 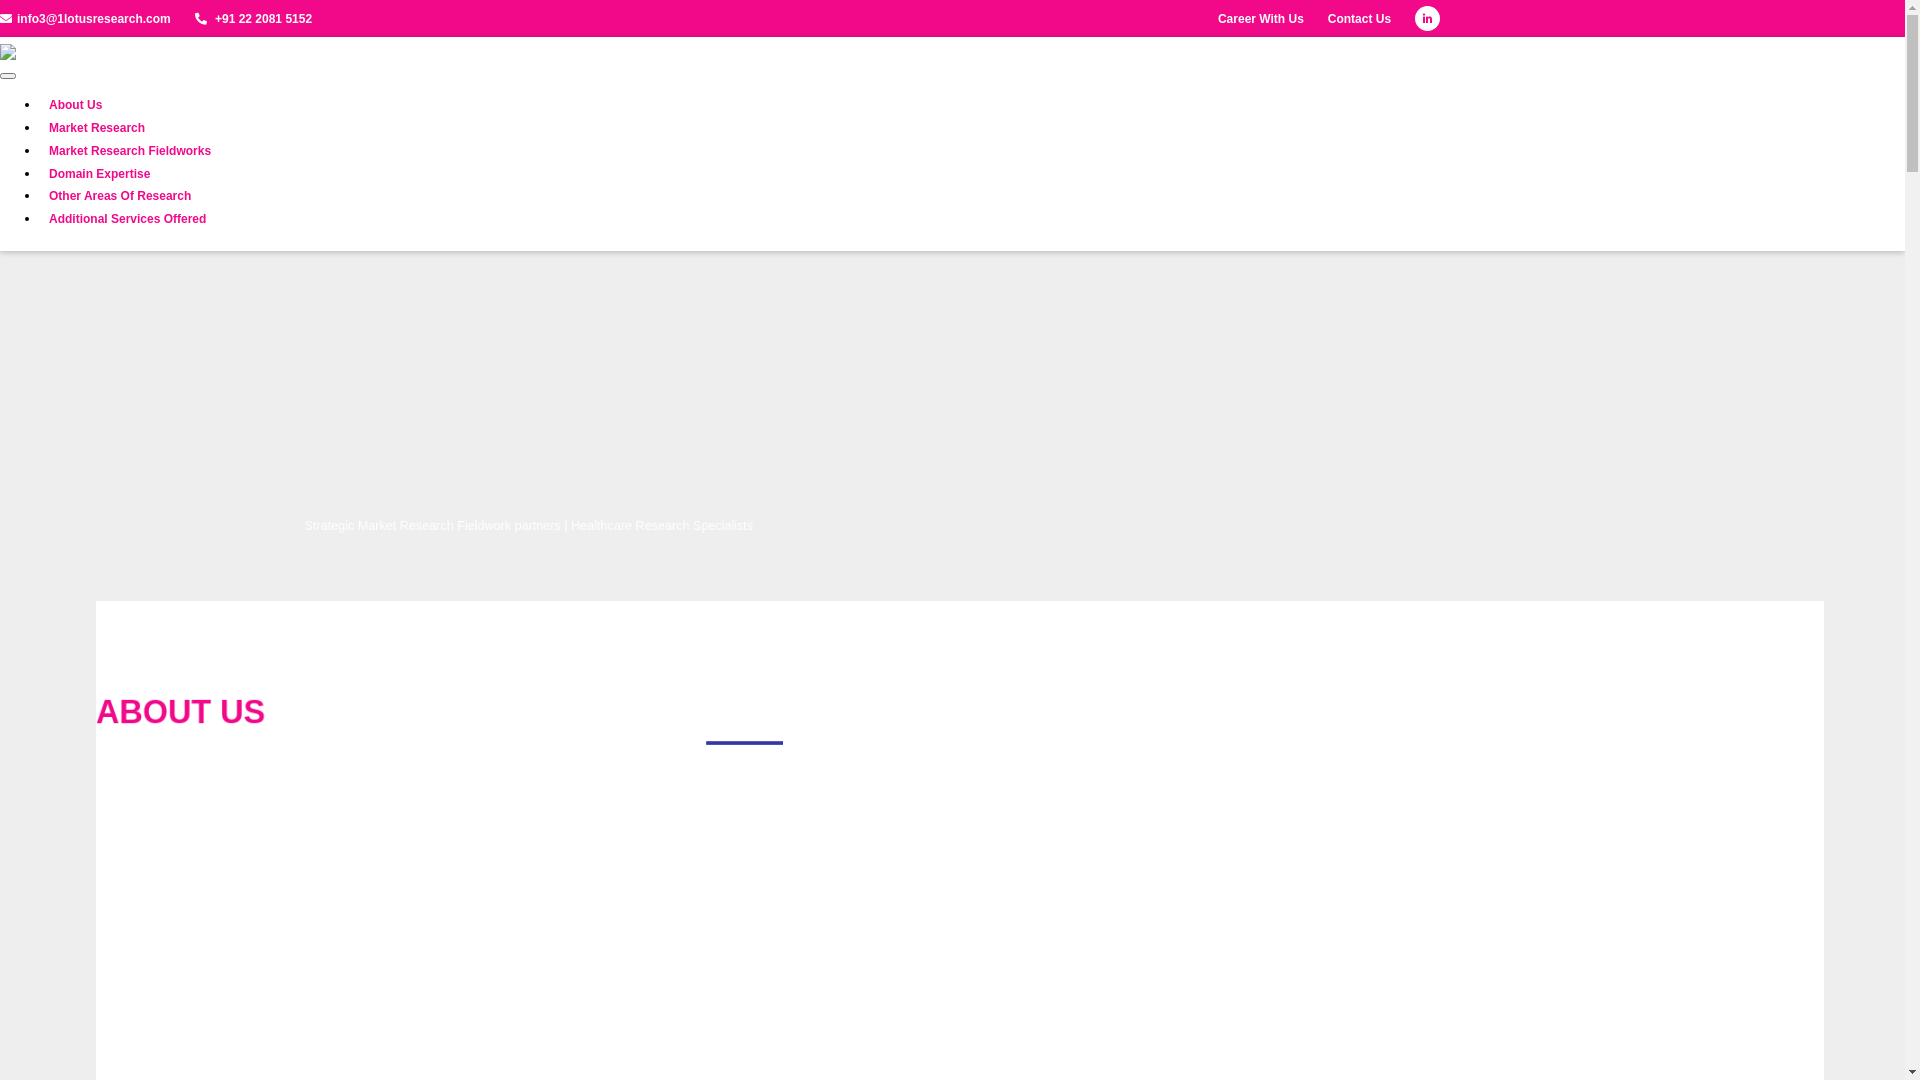 What do you see at coordinates (119, 196) in the screenshot?
I see `'Other Areas Of Research'` at bounding box center [119, 196].